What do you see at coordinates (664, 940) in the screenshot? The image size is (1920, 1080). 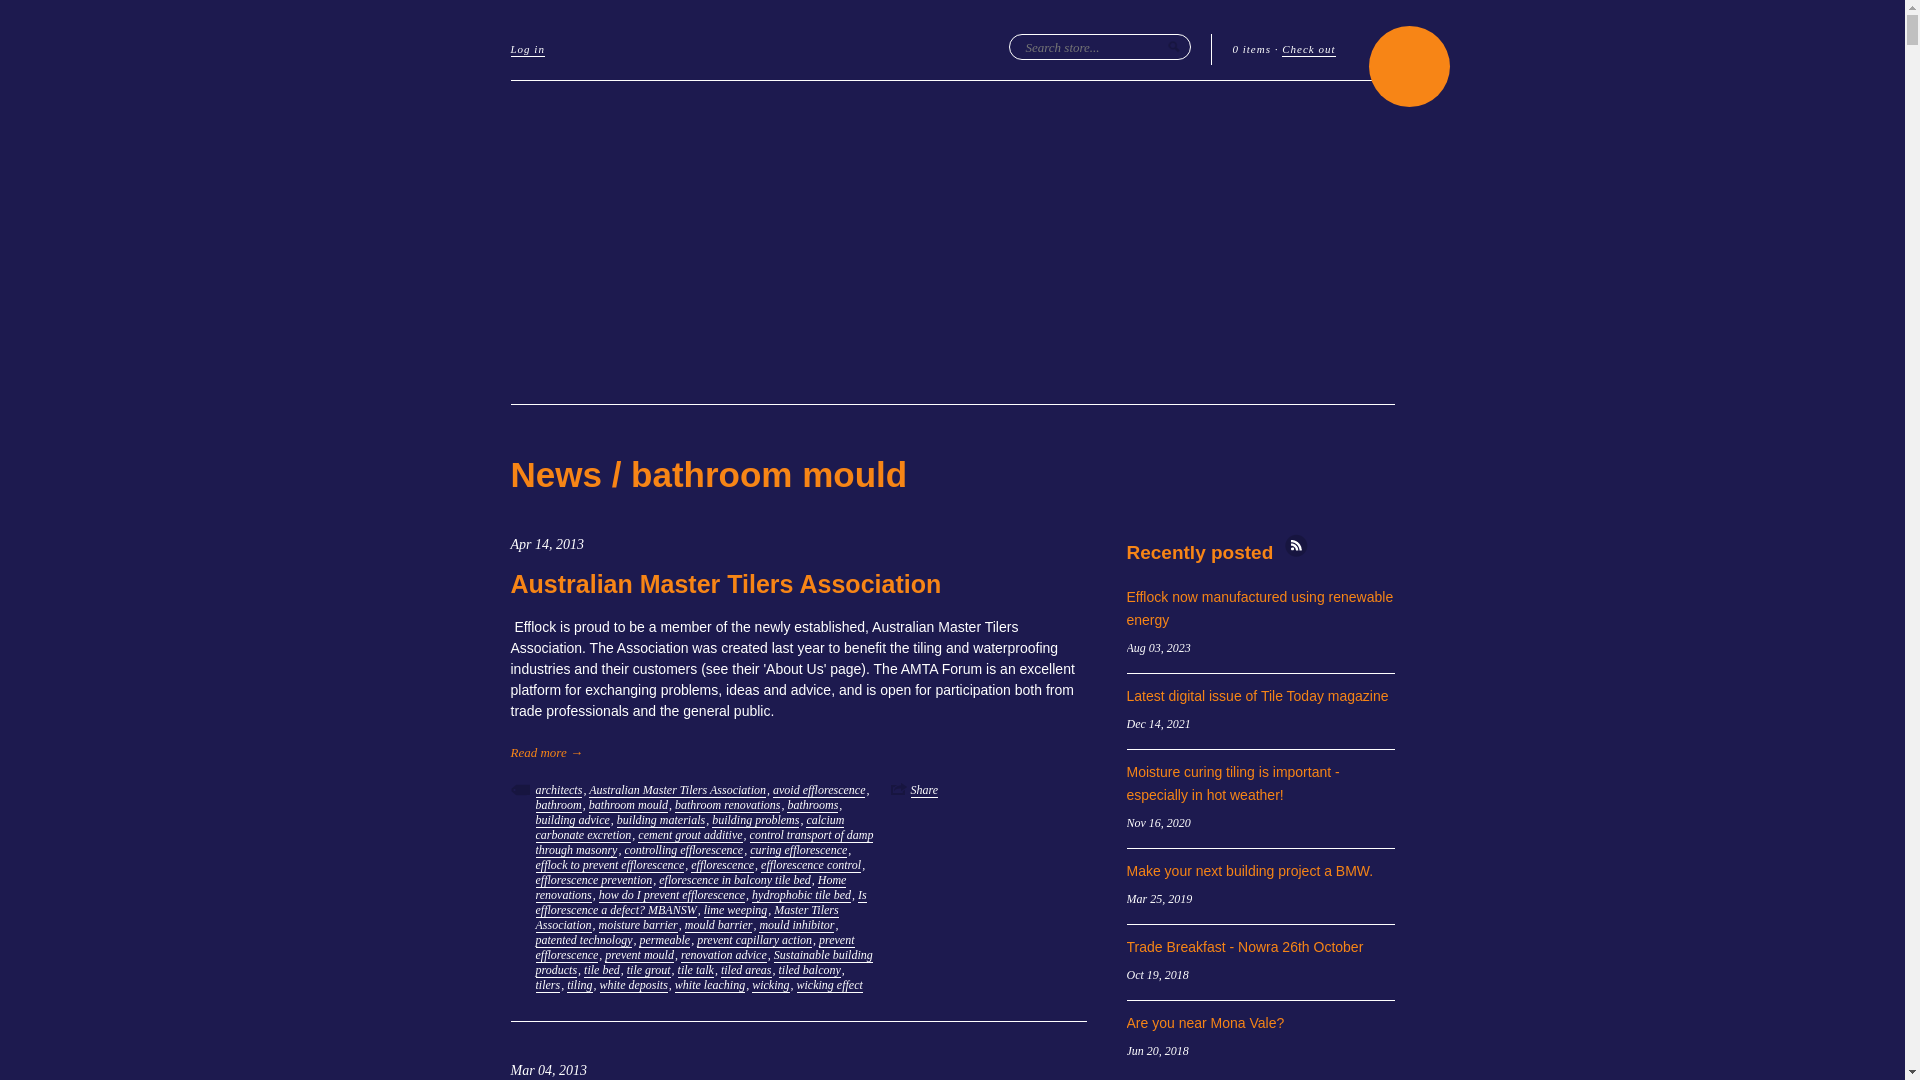 I see `'permeable'` at bounding box center [664, 940].